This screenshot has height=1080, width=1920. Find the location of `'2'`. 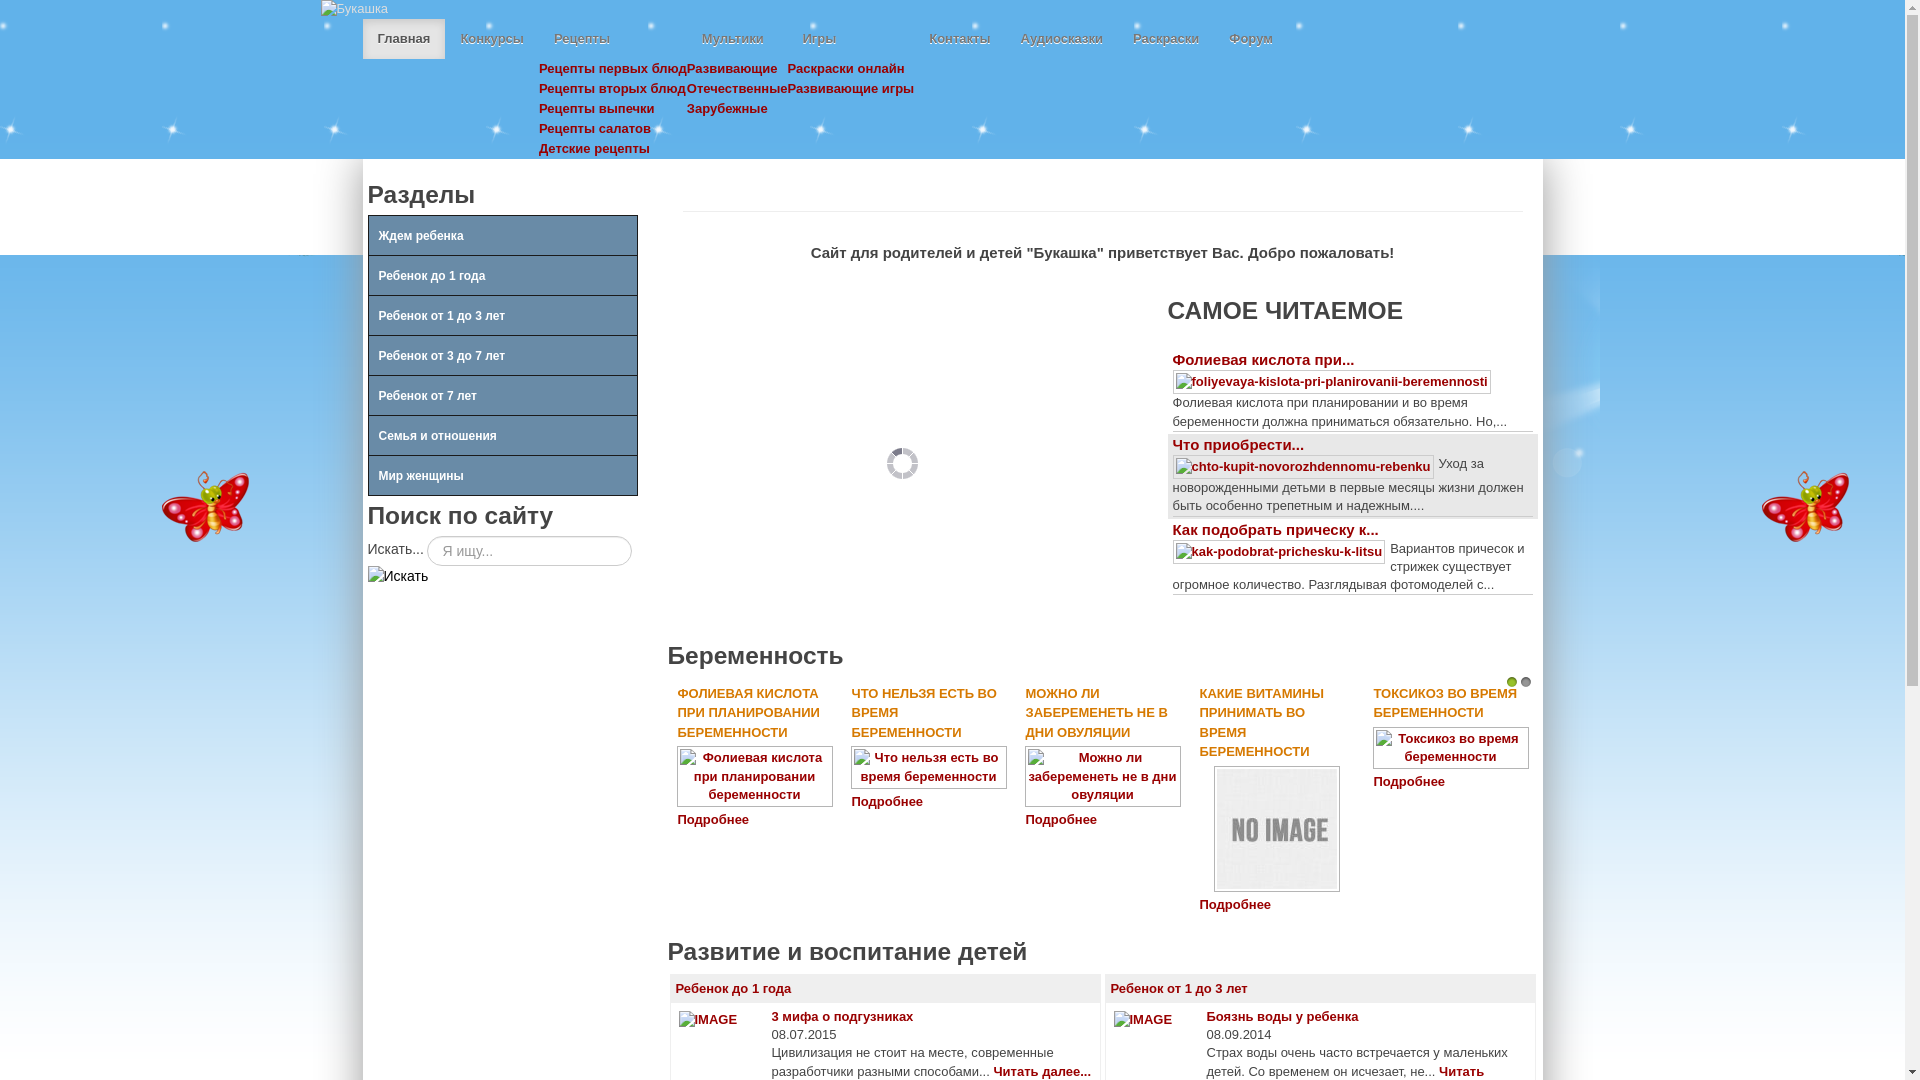

'2' is located at coordinates (1525, 681).